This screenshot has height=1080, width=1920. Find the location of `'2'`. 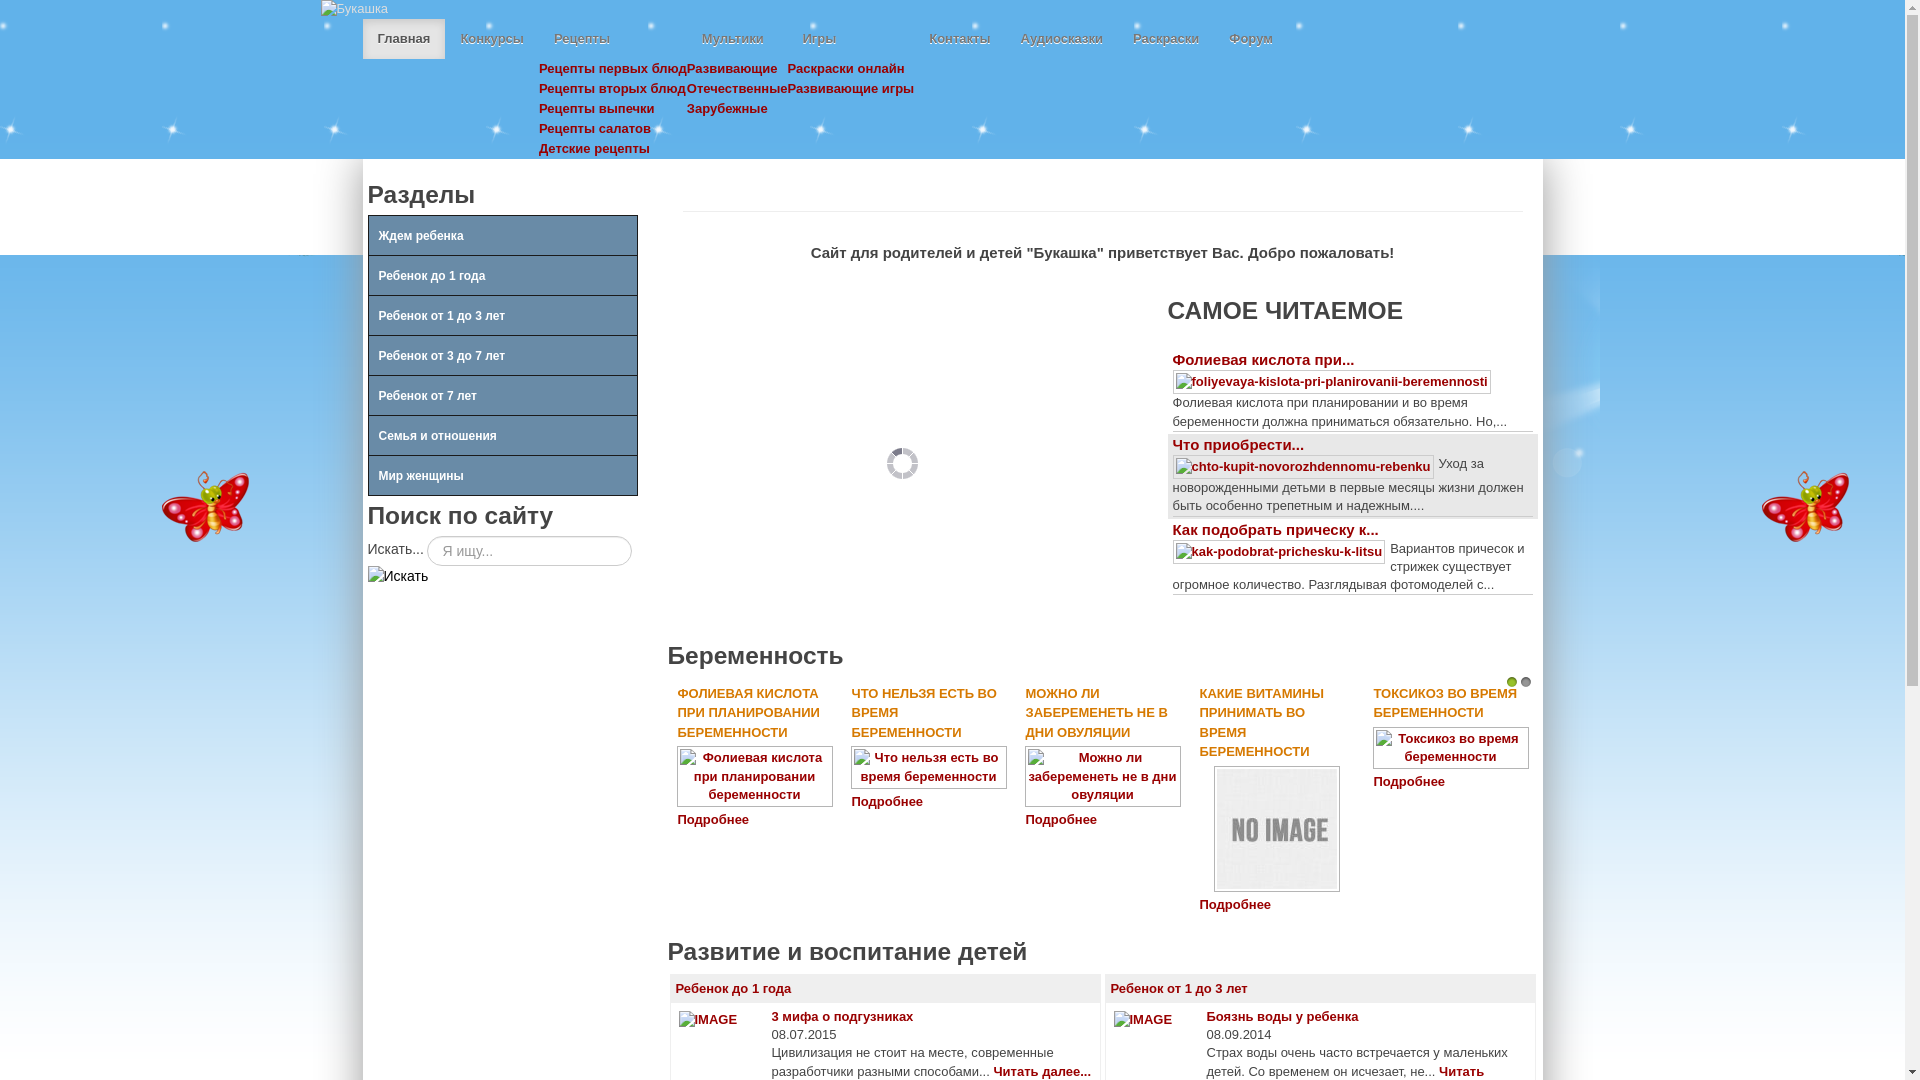

'2' is located at coordinates (1525, 681).